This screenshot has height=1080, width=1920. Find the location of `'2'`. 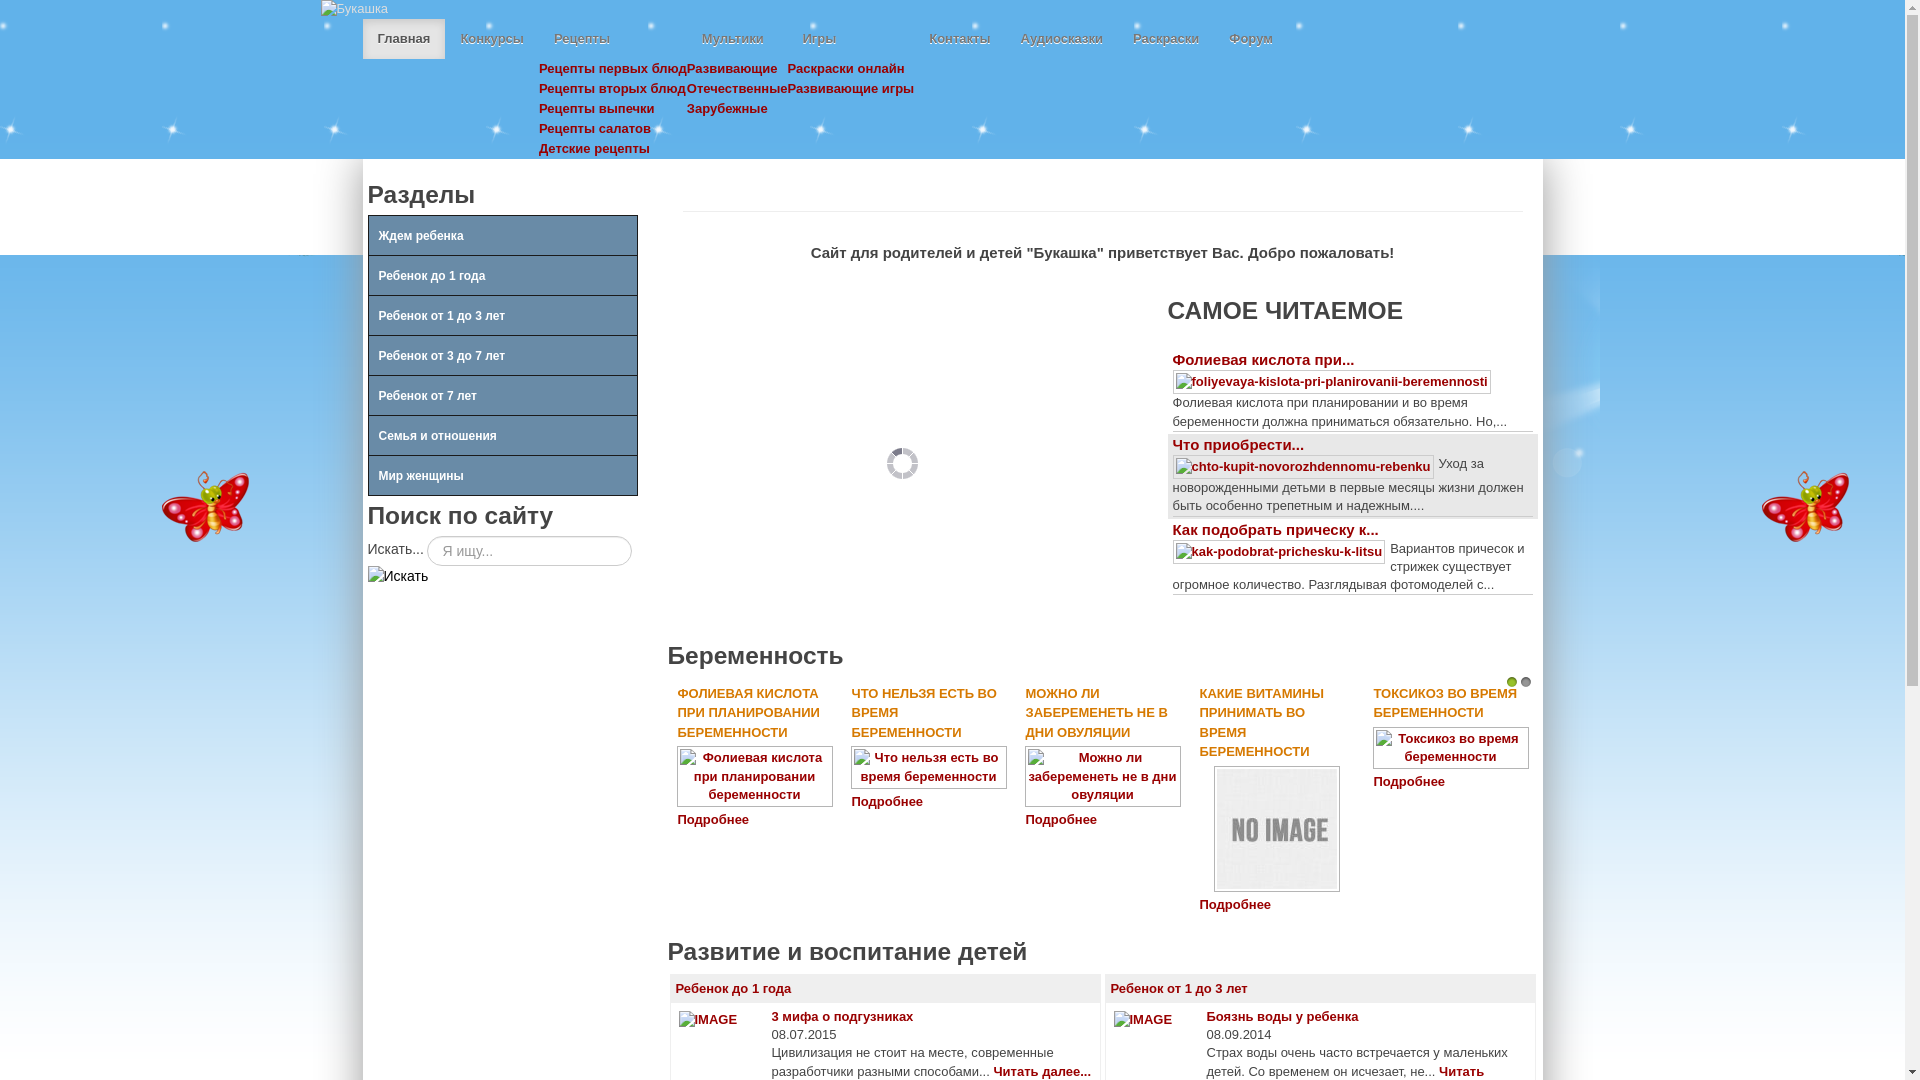

'2' is located at coordinates (1525, 681).